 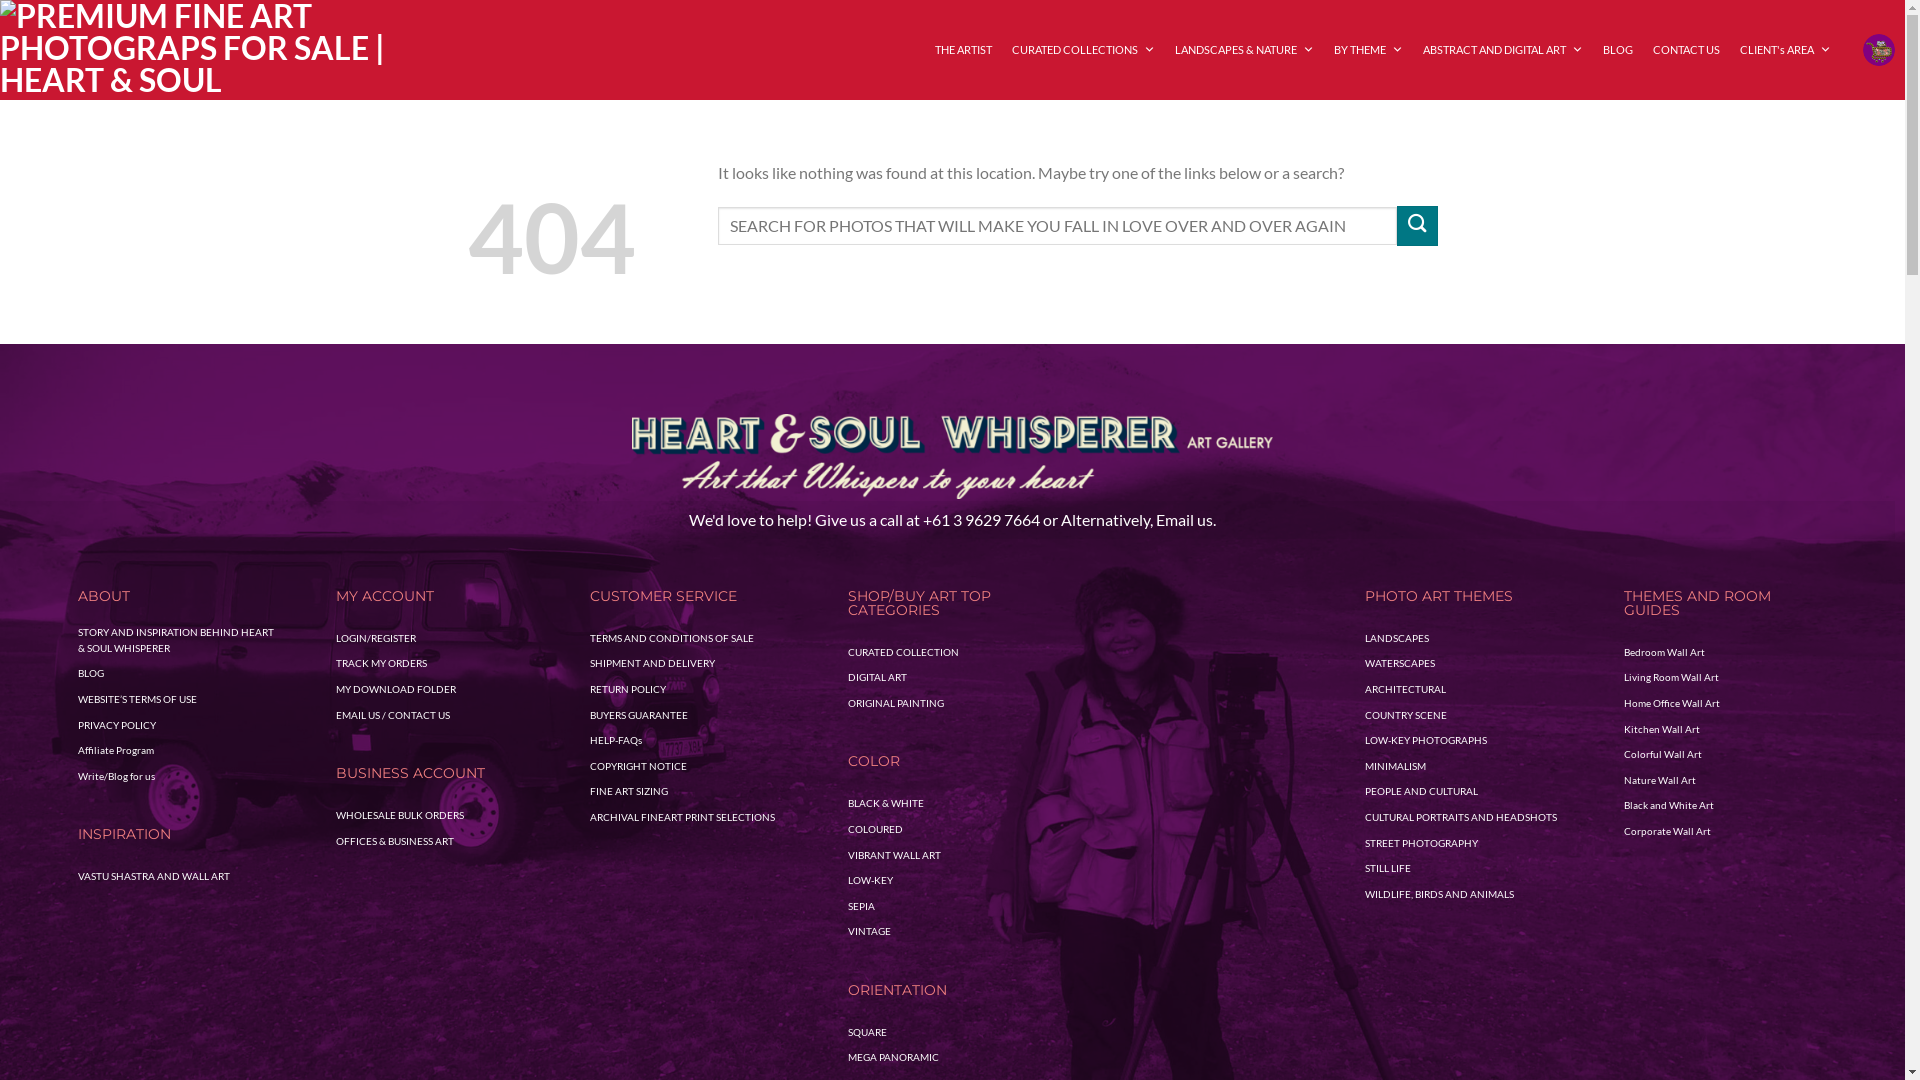 What do you see at coordinates (1363, 843) in the screenshot?
I see `'STREET PHOTOGRAPHY'` at bounding box center [1363, 843].